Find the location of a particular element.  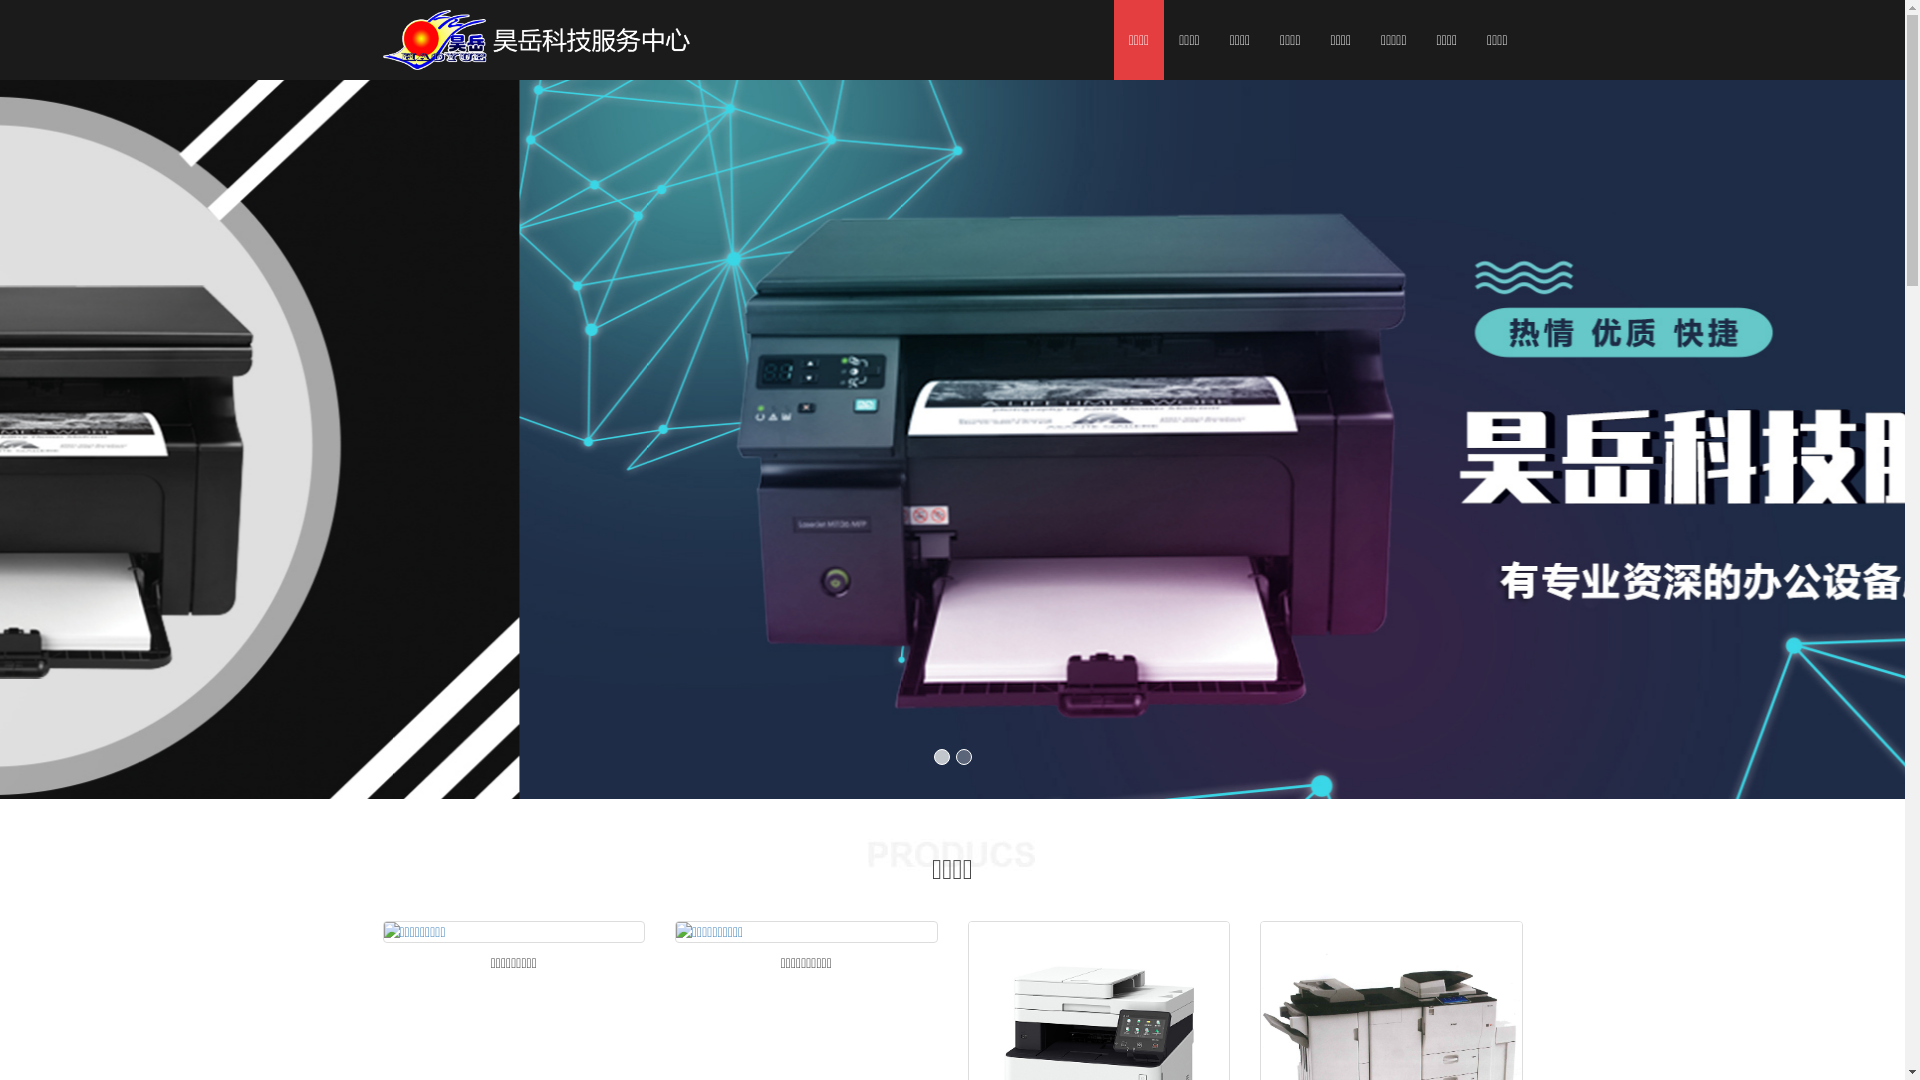

'2' is located at coordinates (954, 756).